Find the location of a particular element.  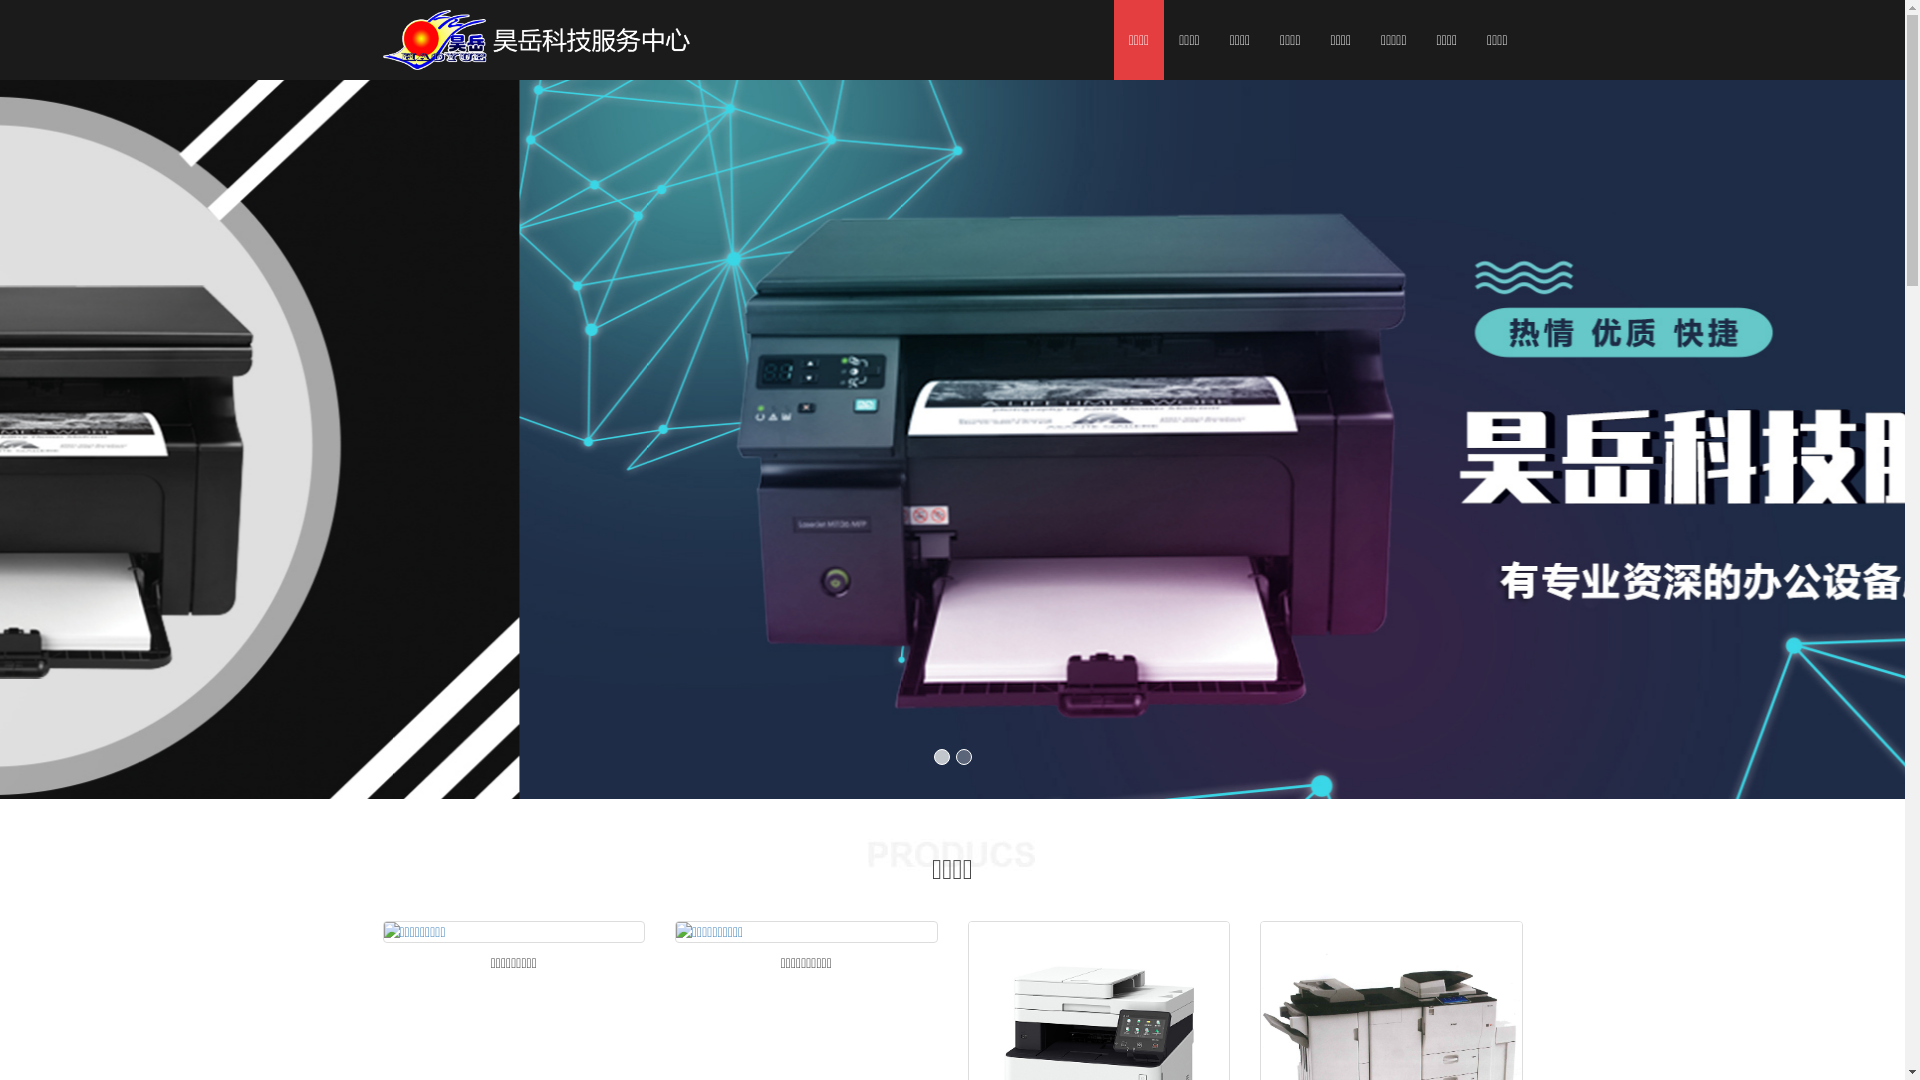

'2' is located at coordinates (954, 756).